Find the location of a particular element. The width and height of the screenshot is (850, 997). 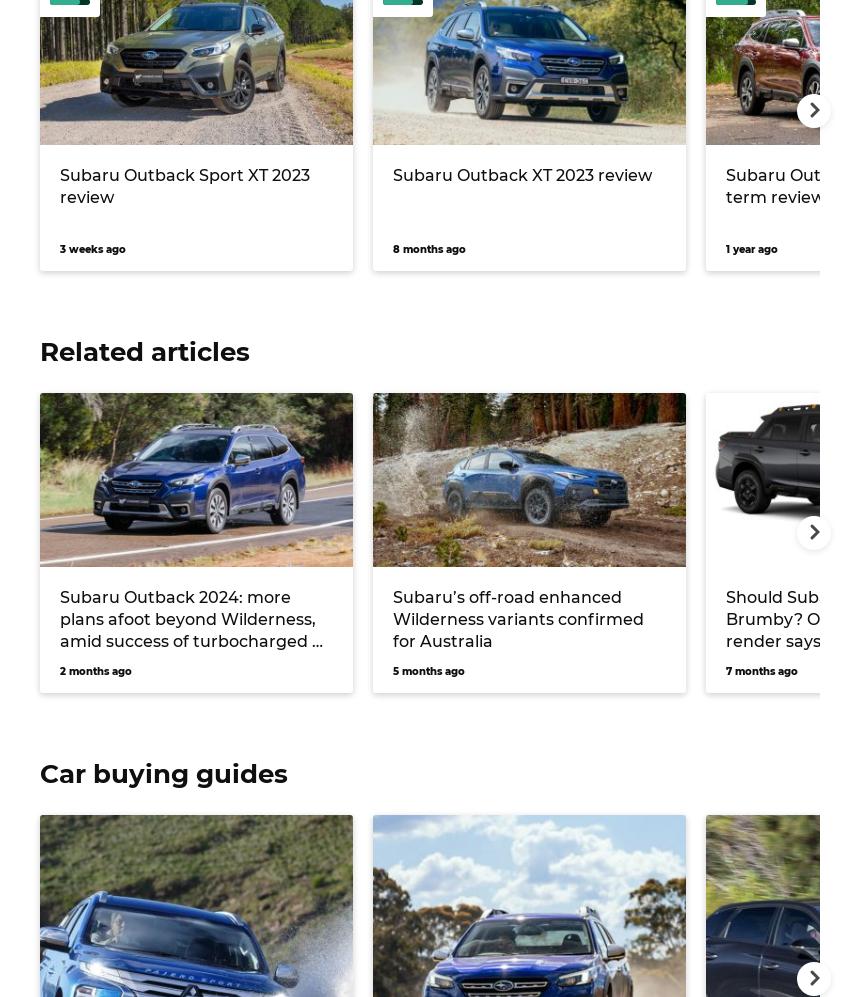

'Related articles' is located at coordinates (145, 350).